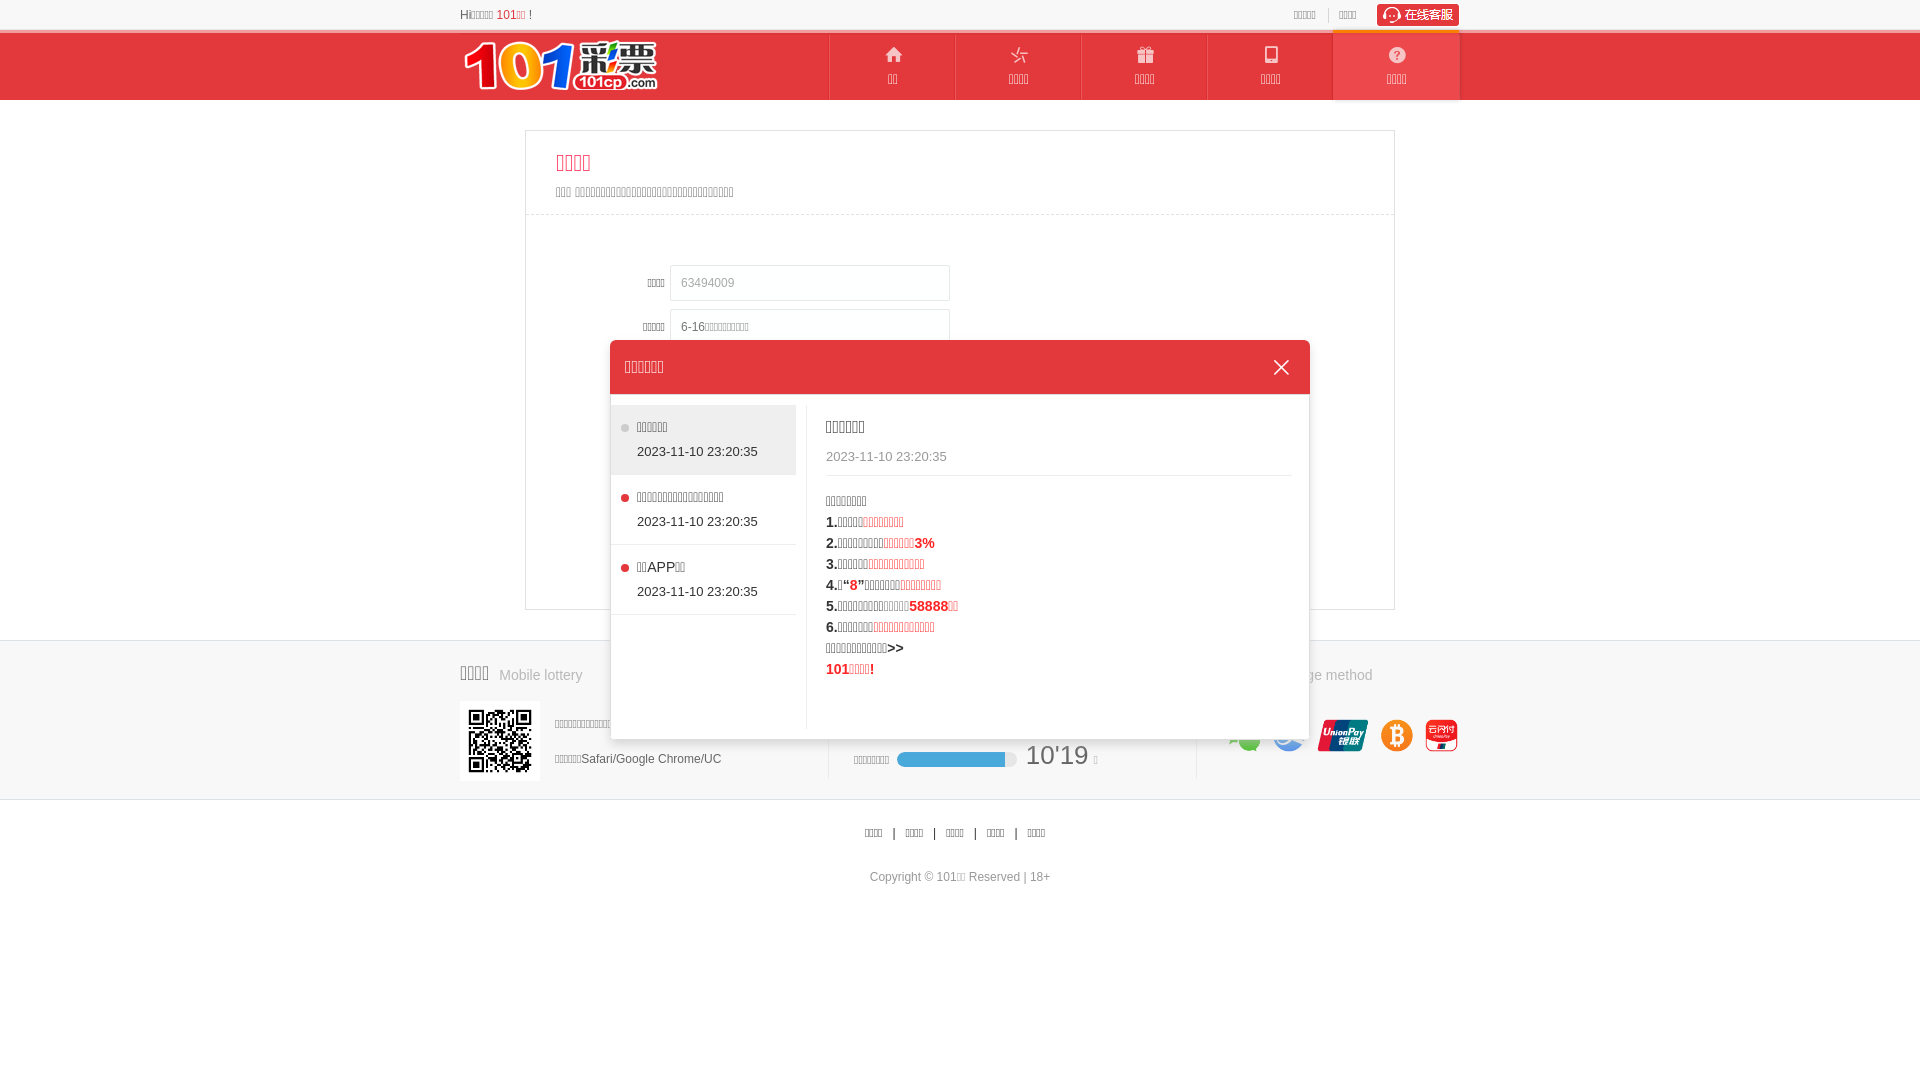  What do you see at coordinates (933, 833) in the screenshot?
I see `'|'` at bounding box center [933, 833].